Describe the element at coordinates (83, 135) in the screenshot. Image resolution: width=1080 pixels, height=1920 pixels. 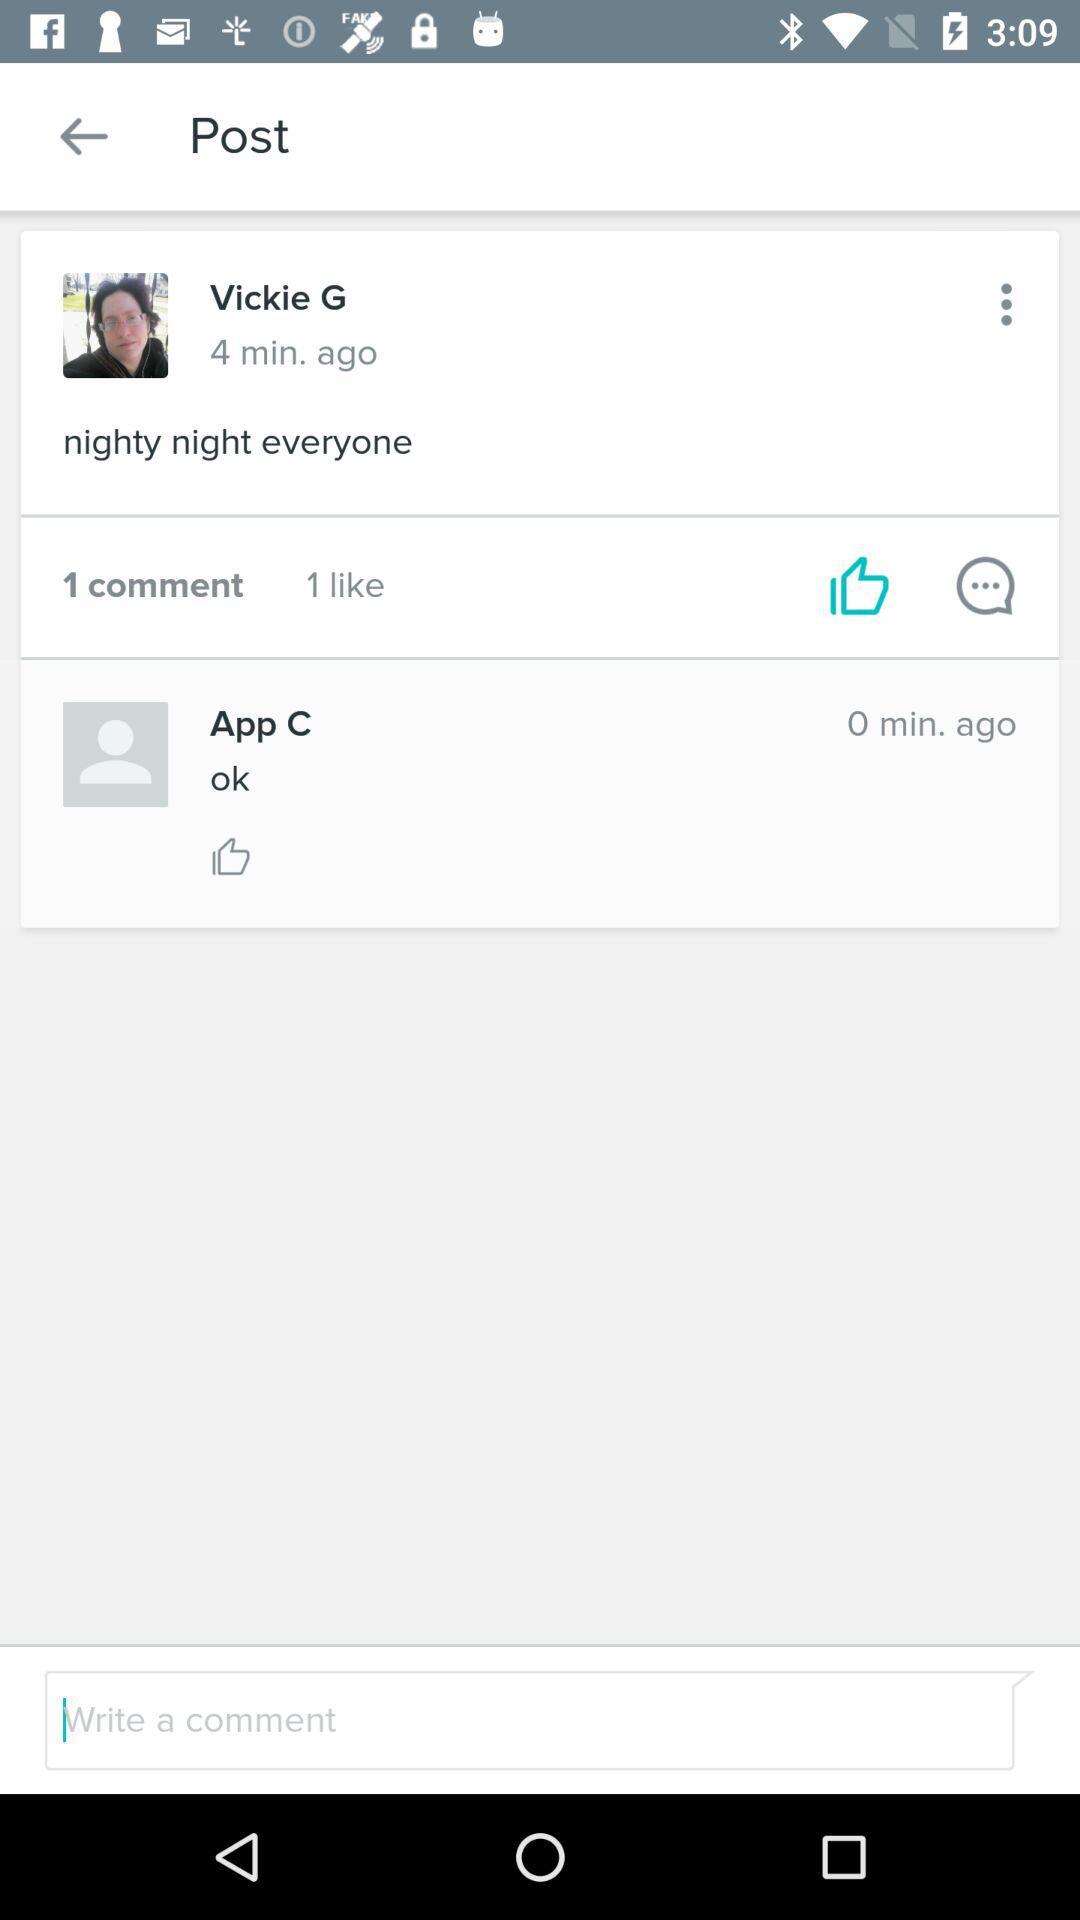
I see `the app next to post icon` at that location.